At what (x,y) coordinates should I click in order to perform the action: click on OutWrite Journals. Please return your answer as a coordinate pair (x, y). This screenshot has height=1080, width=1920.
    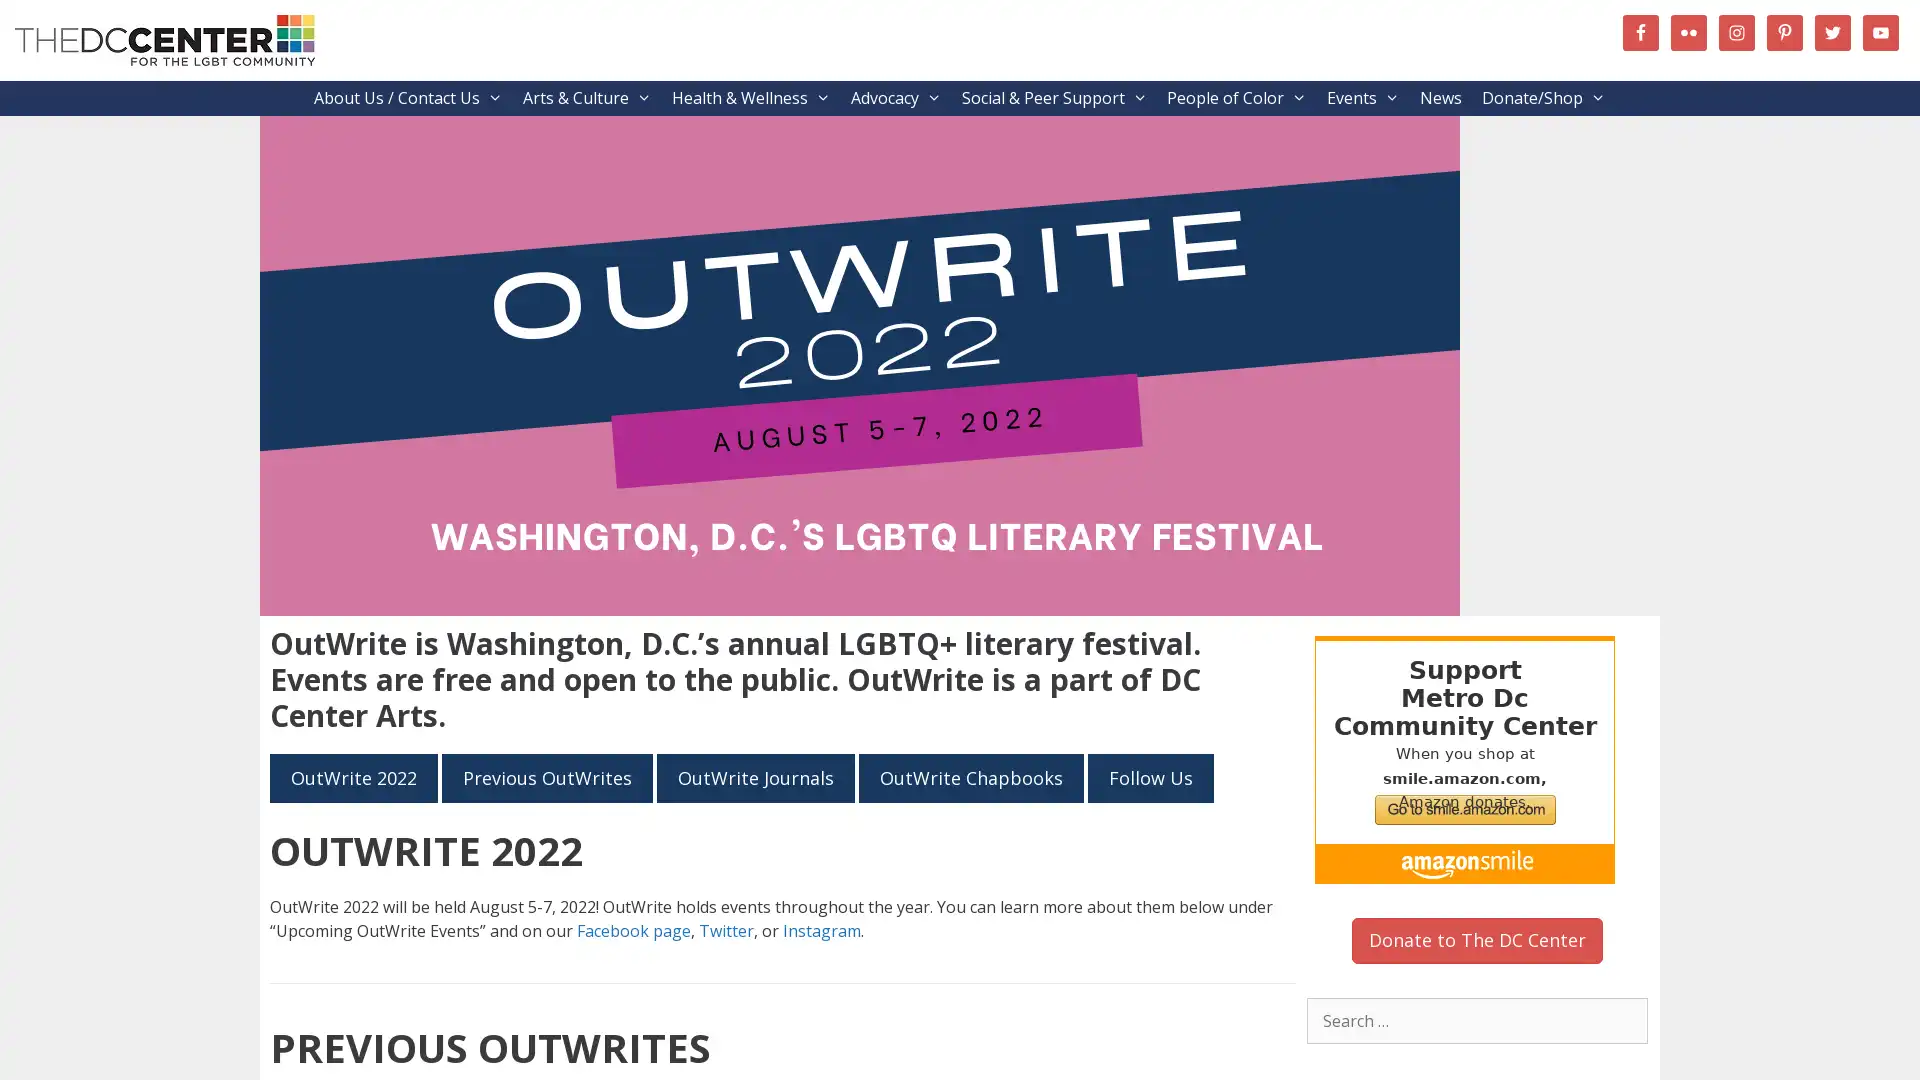
    Looking at the image, I should click on (754, 777).